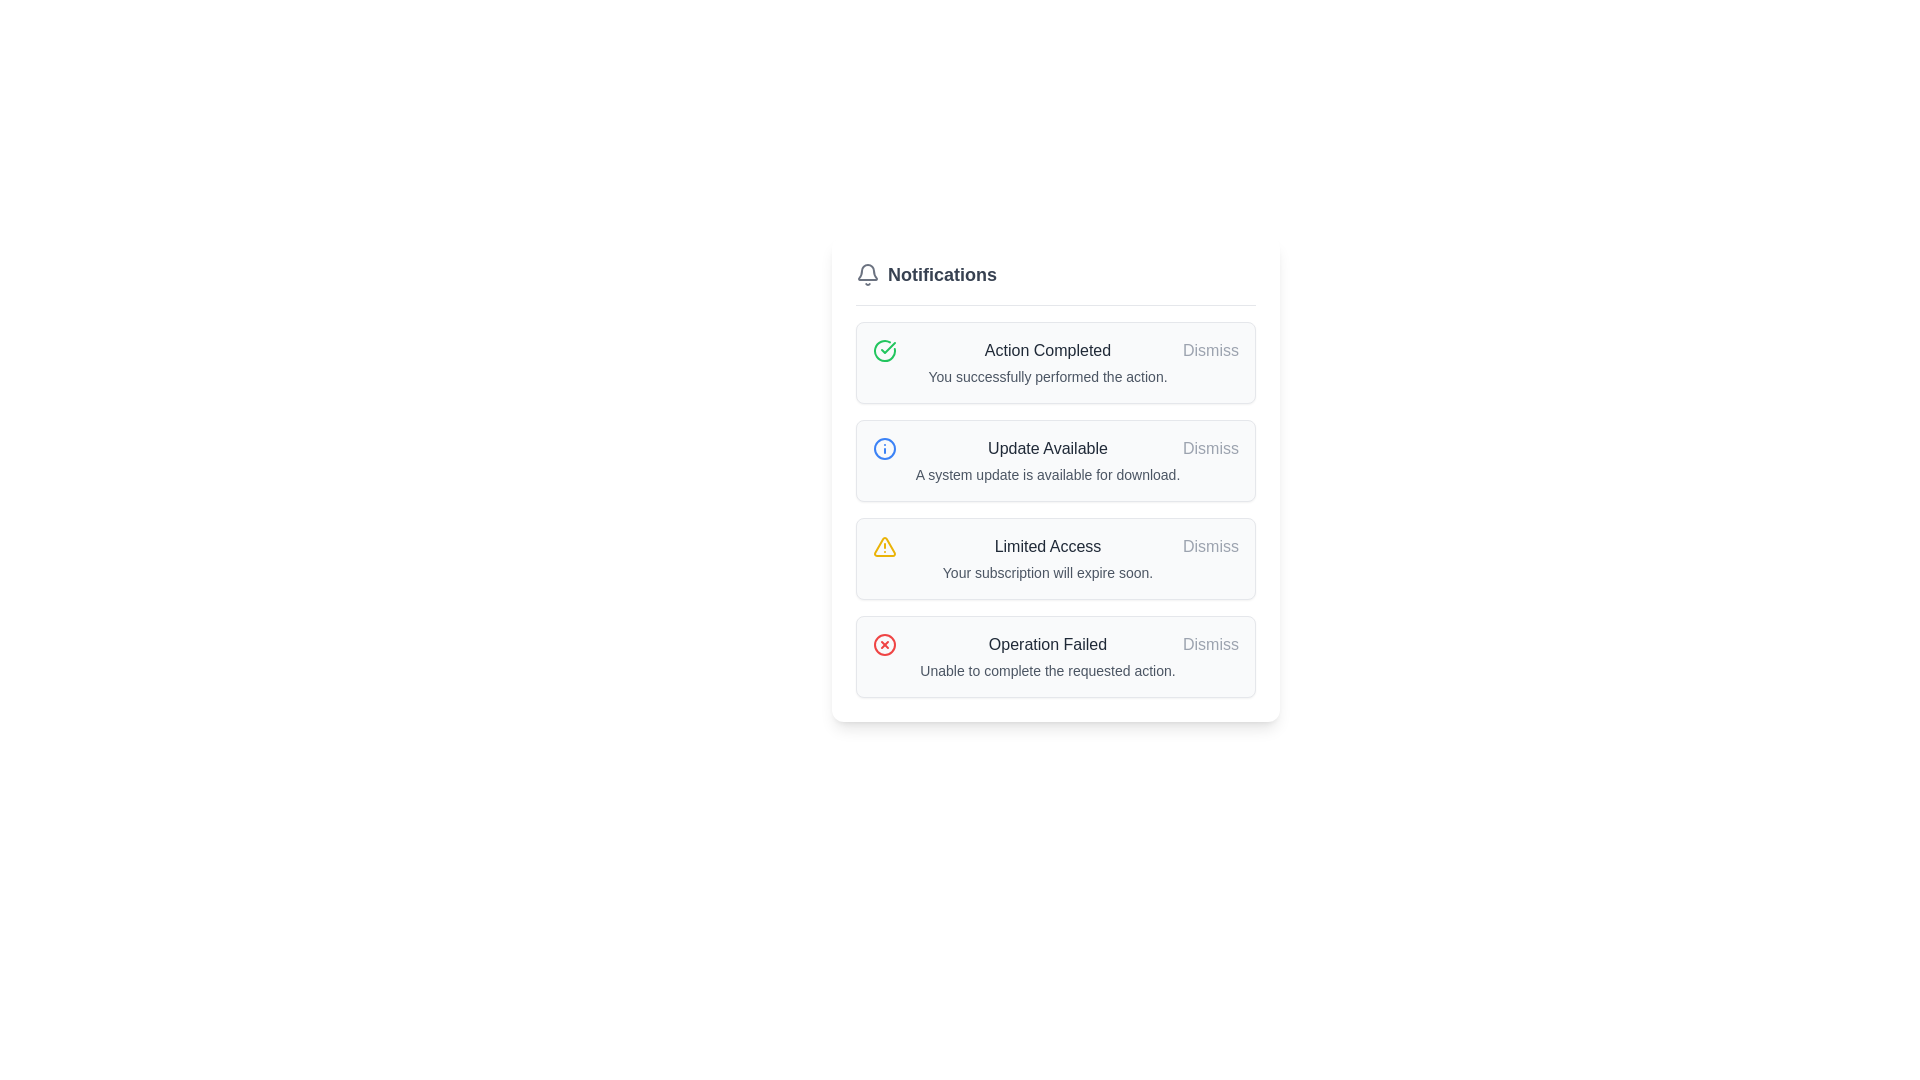  What do you see at coordinates (883, 644) in the screenshot?
I see `the error indicator icon located to the left of the 'Operation Failed' notification text` at bounding box center [883, 644].